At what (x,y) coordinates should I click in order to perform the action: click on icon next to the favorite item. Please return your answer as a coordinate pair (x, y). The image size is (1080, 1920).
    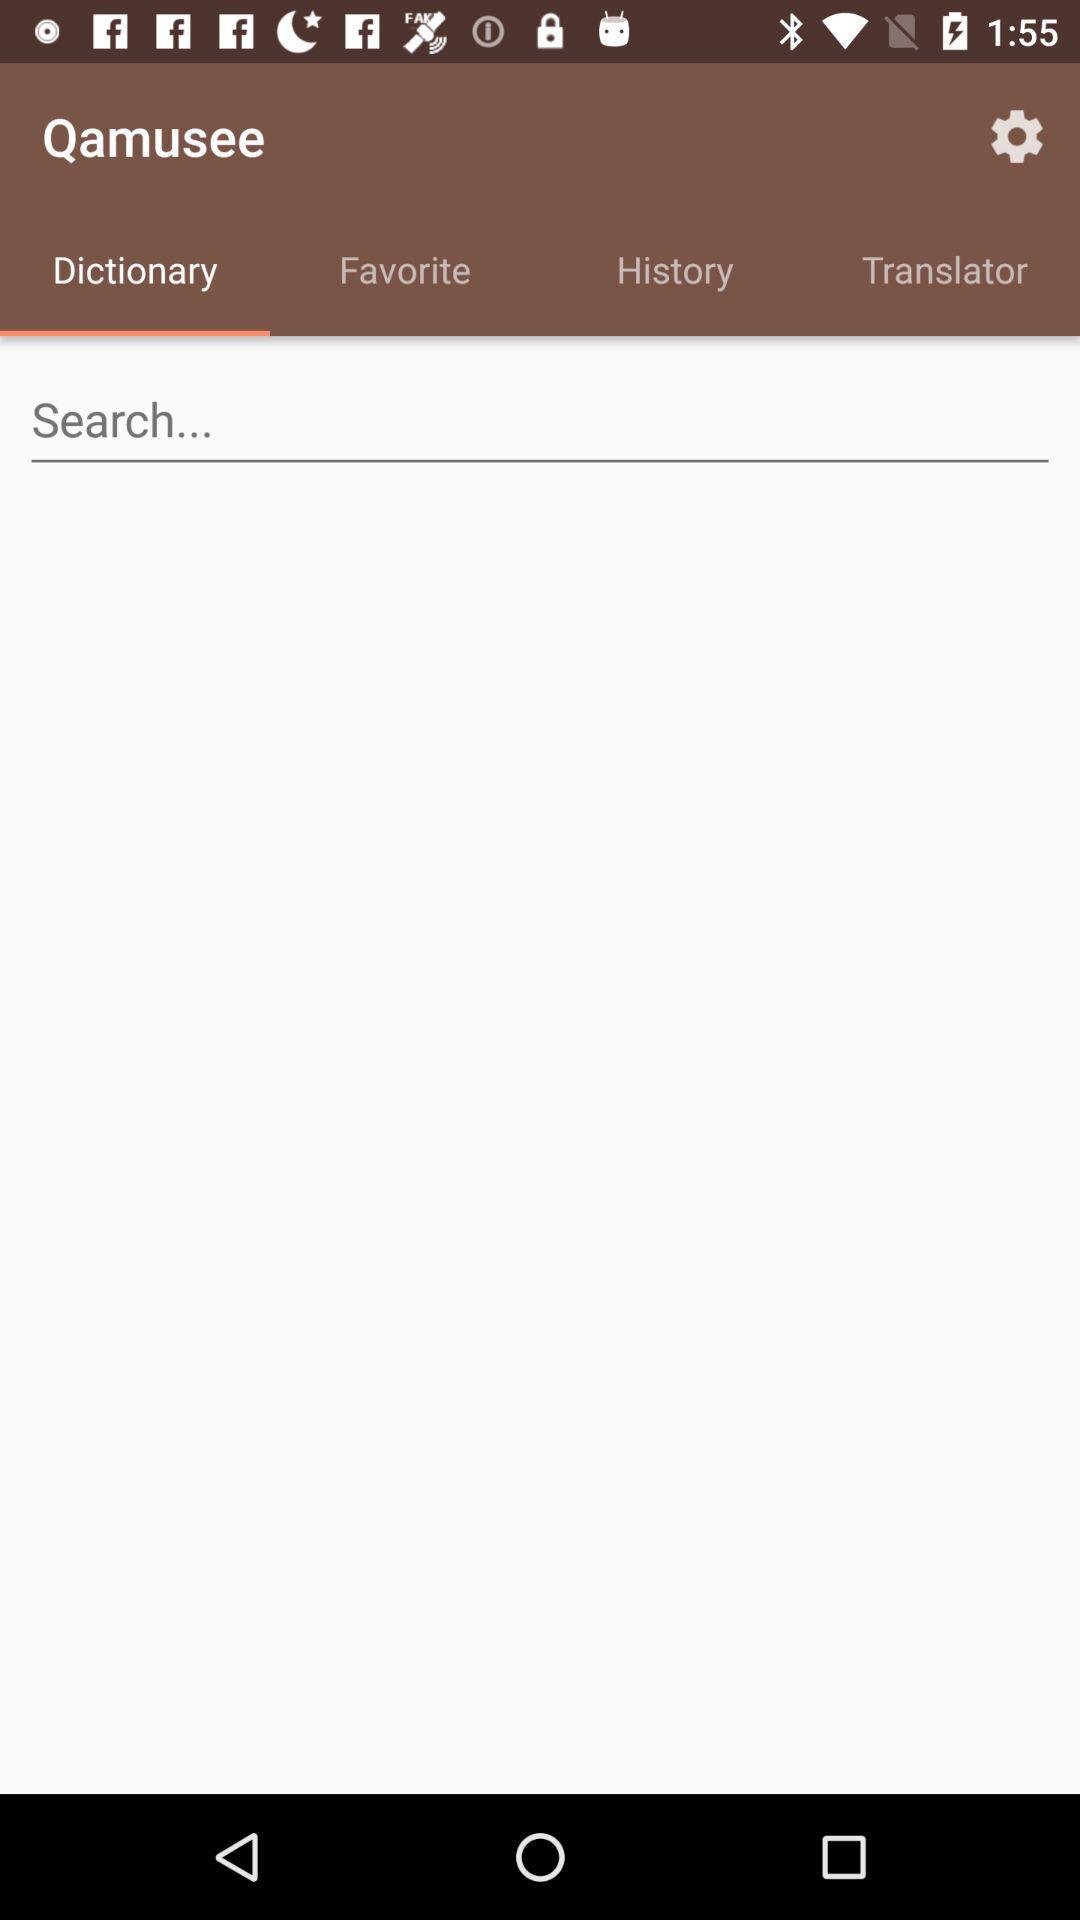
    Looking at the image, I should click on (675, 272).